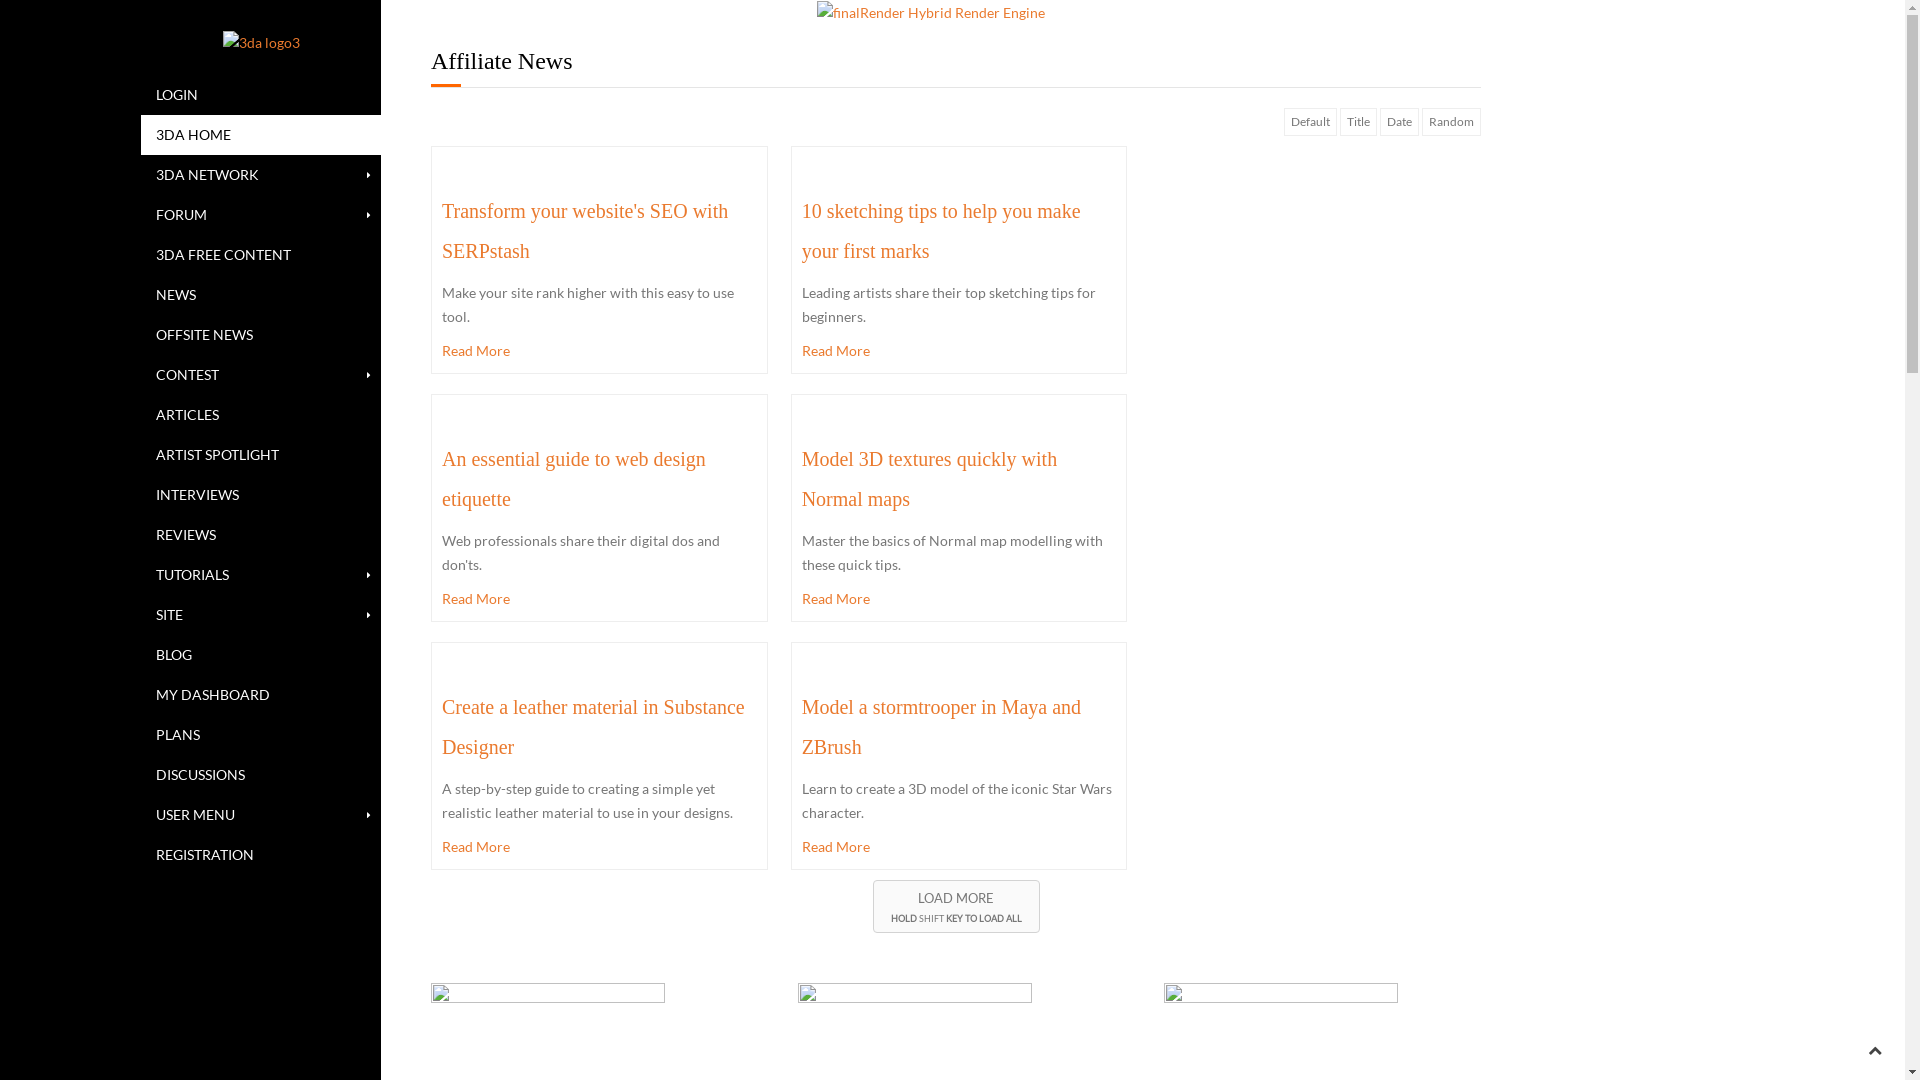 Image resolution: width=1920 pixels, height=1080 pixels. Describe the element at coordinates (598, 847) in the screenshot. I see `'Read More'` at that location.